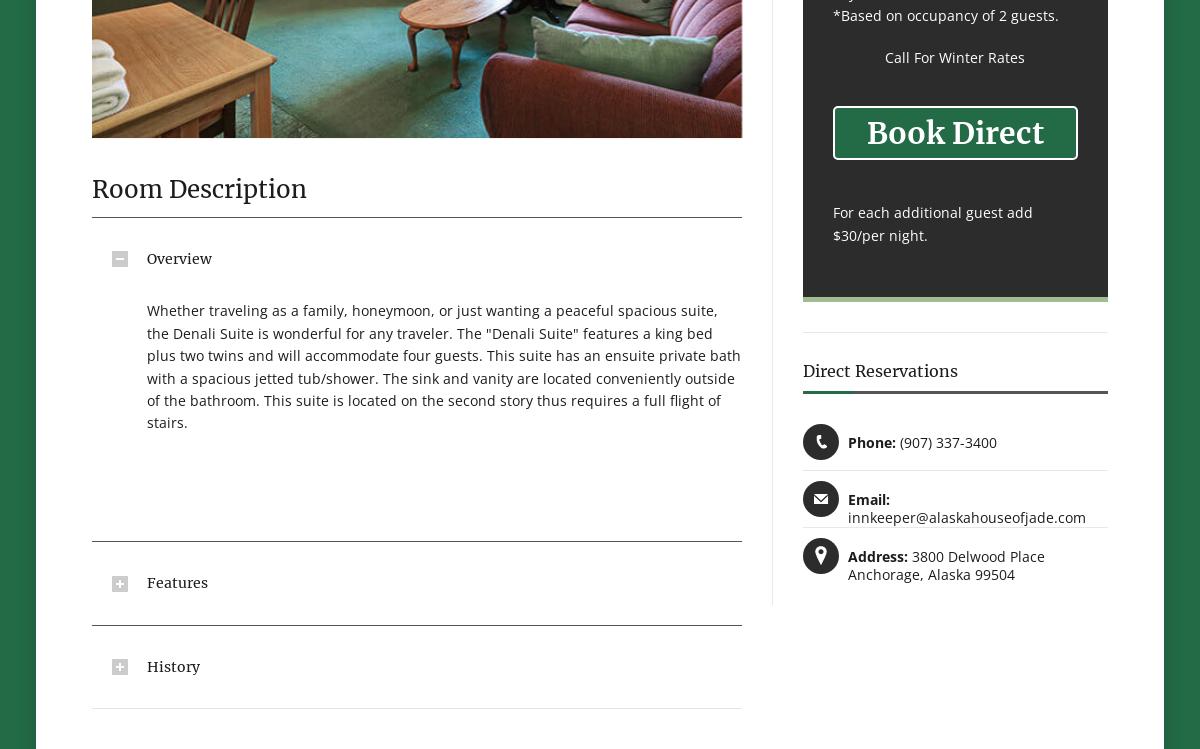  I want to click on 'Address:', so click(877, 556).